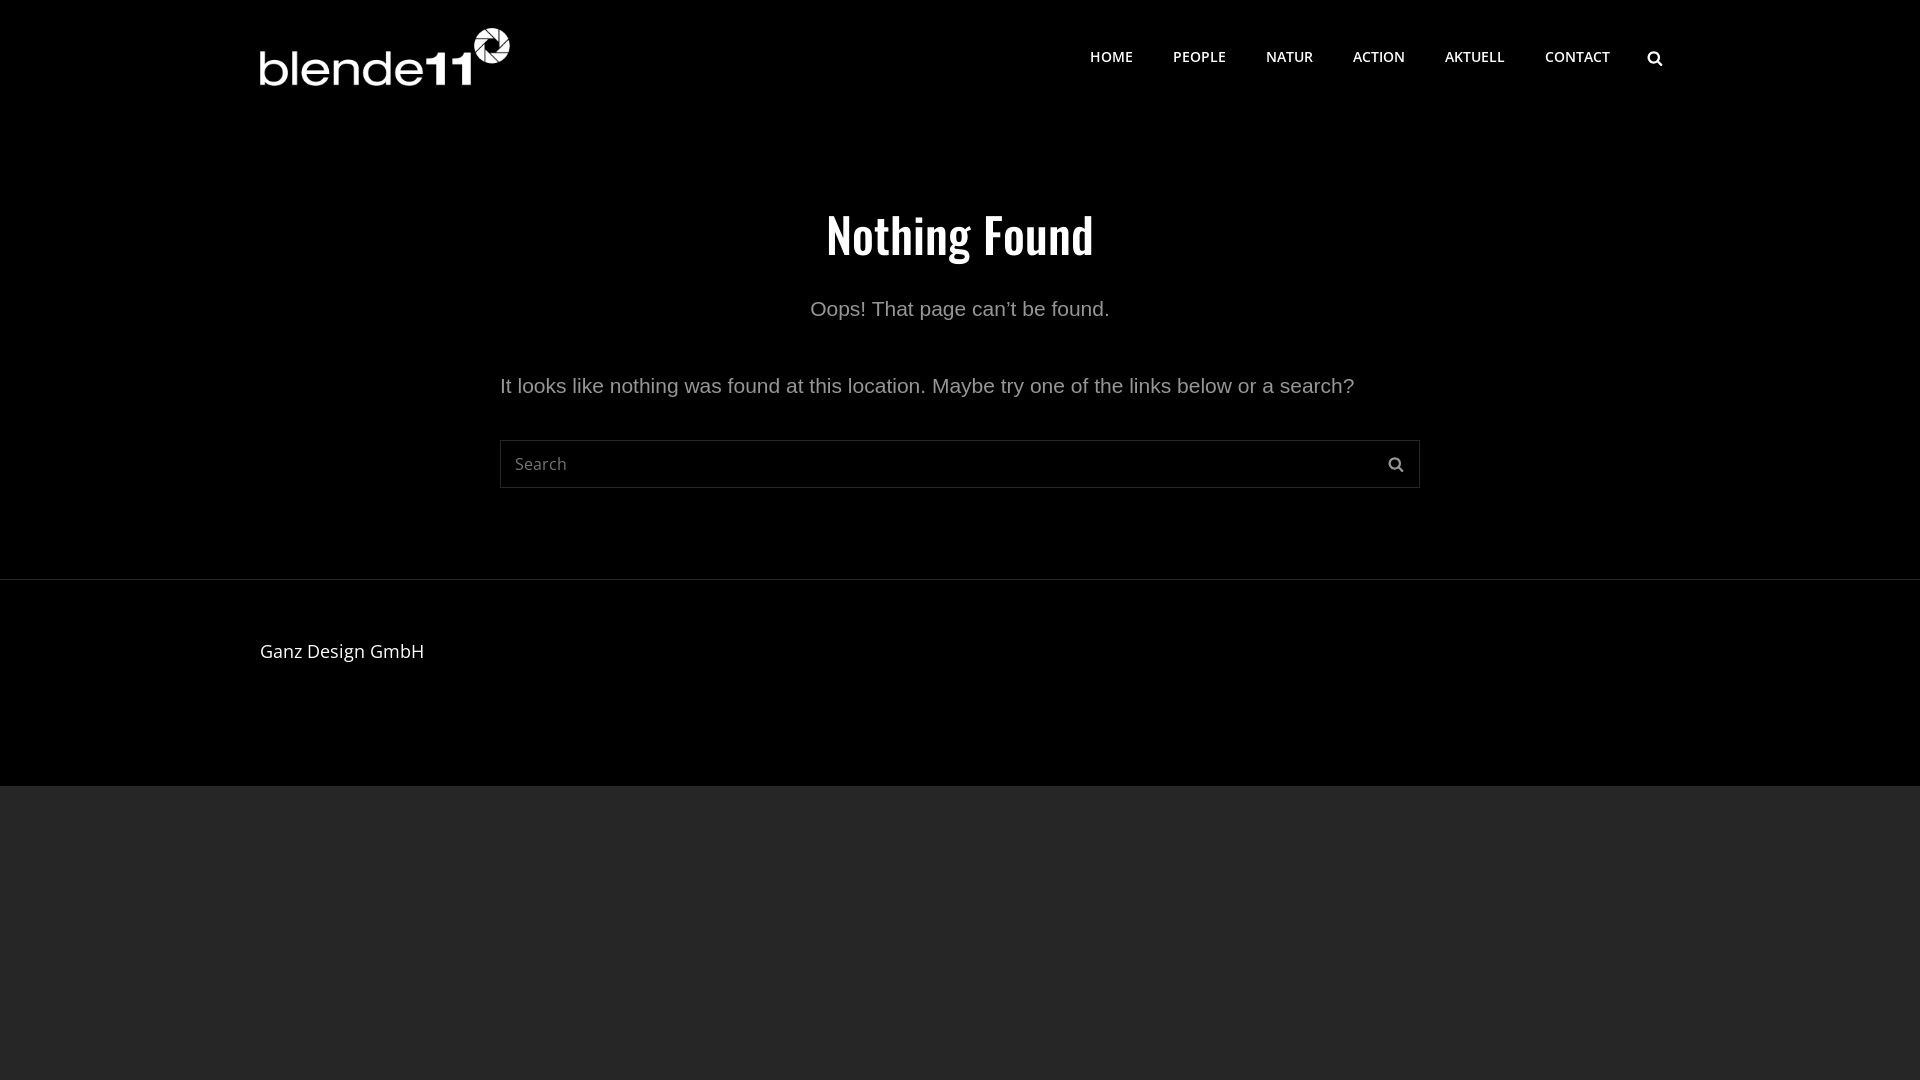  What do you see at coordinates (341, 651) in the screenshot?
I see `'Ganz Design GmbH'` at bounding box center [341, 651].